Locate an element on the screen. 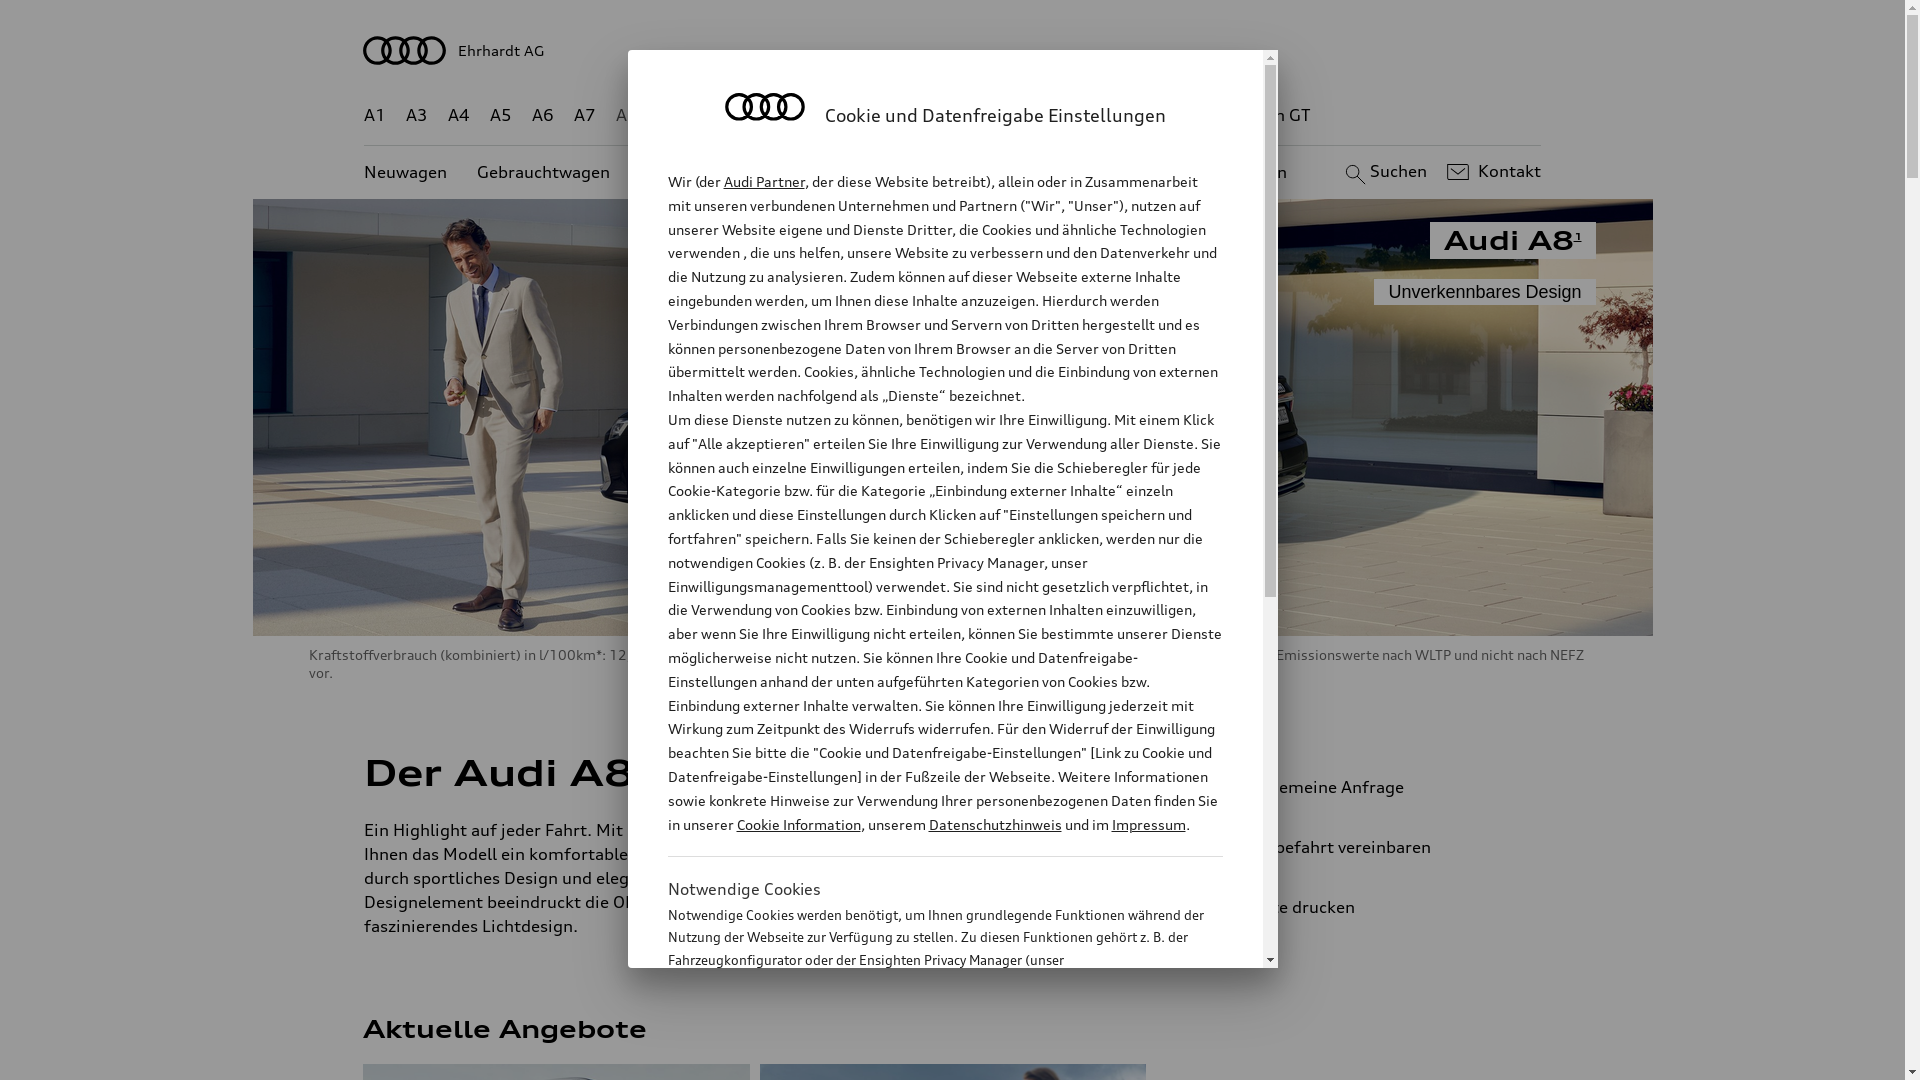  'Q5' is located at coordinates (851, 115).